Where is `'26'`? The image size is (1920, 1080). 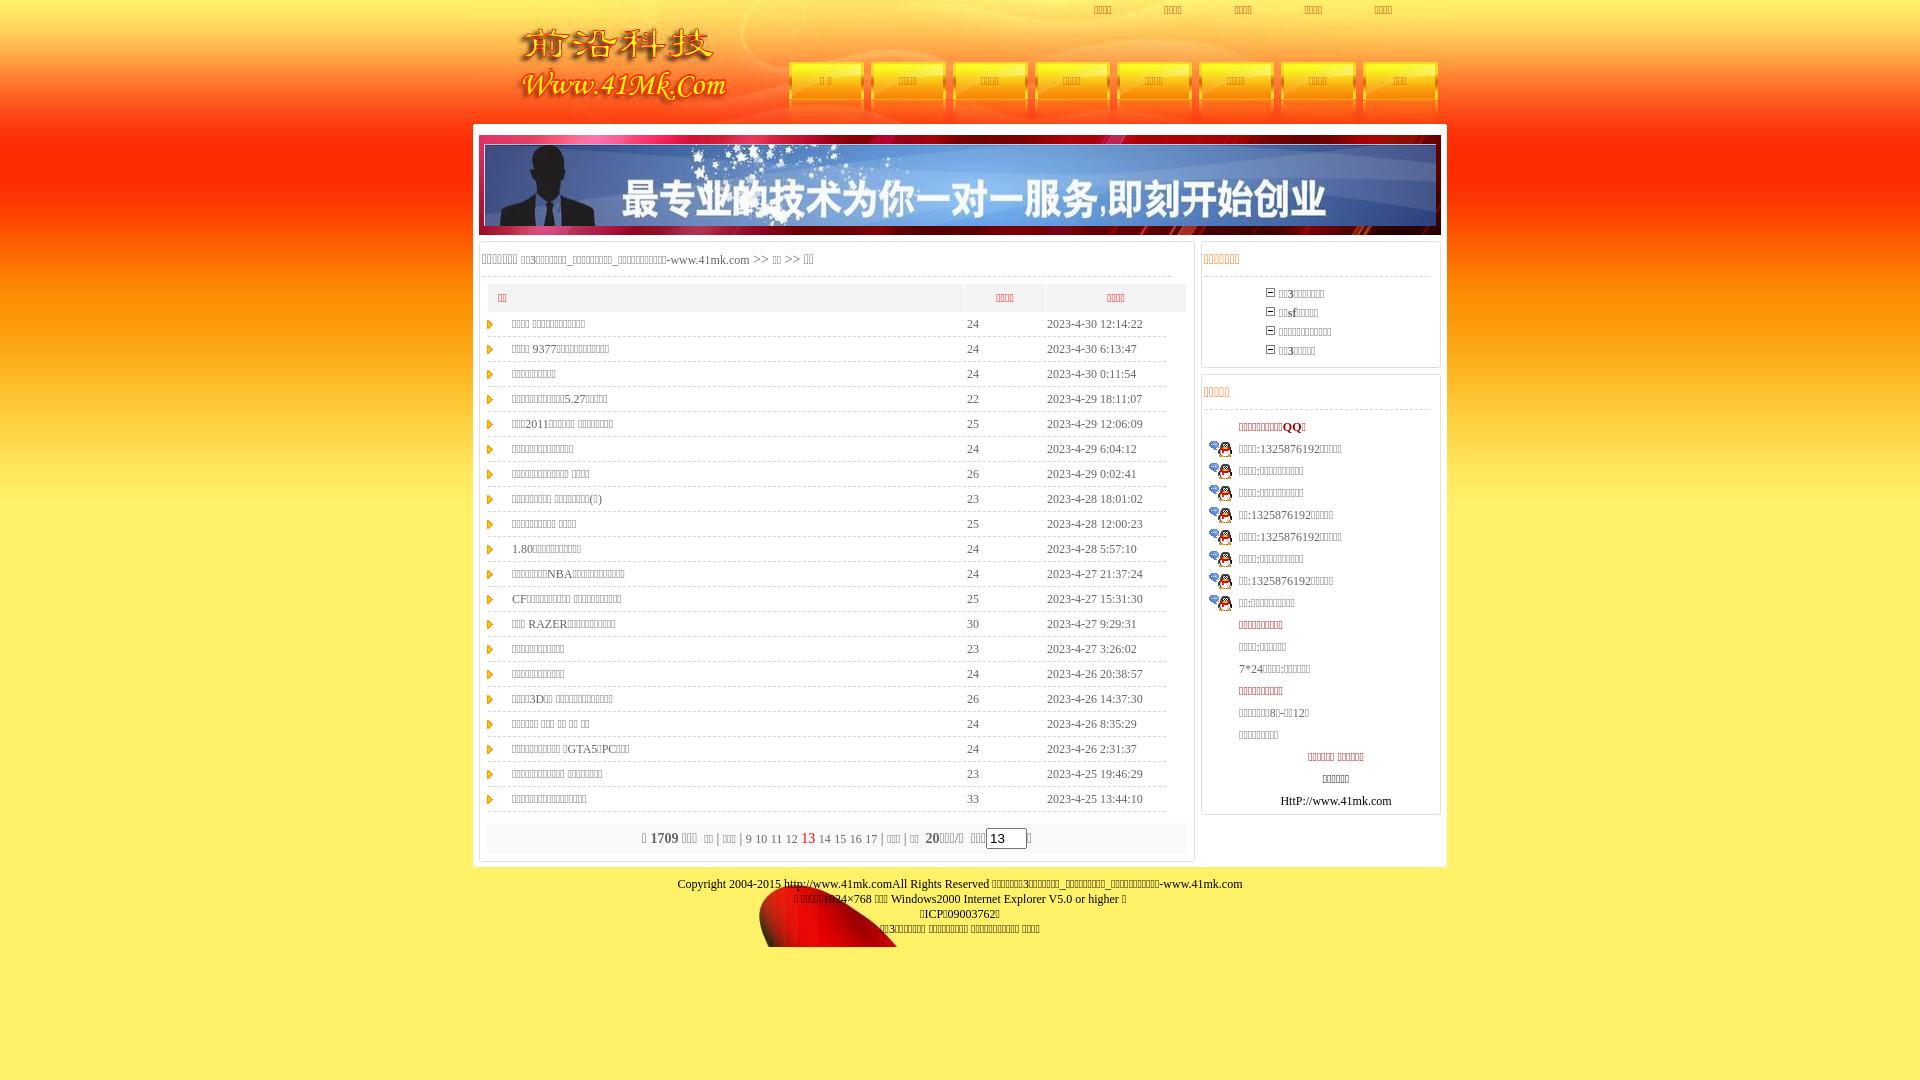 '26' is located at coordinates (973, 473).